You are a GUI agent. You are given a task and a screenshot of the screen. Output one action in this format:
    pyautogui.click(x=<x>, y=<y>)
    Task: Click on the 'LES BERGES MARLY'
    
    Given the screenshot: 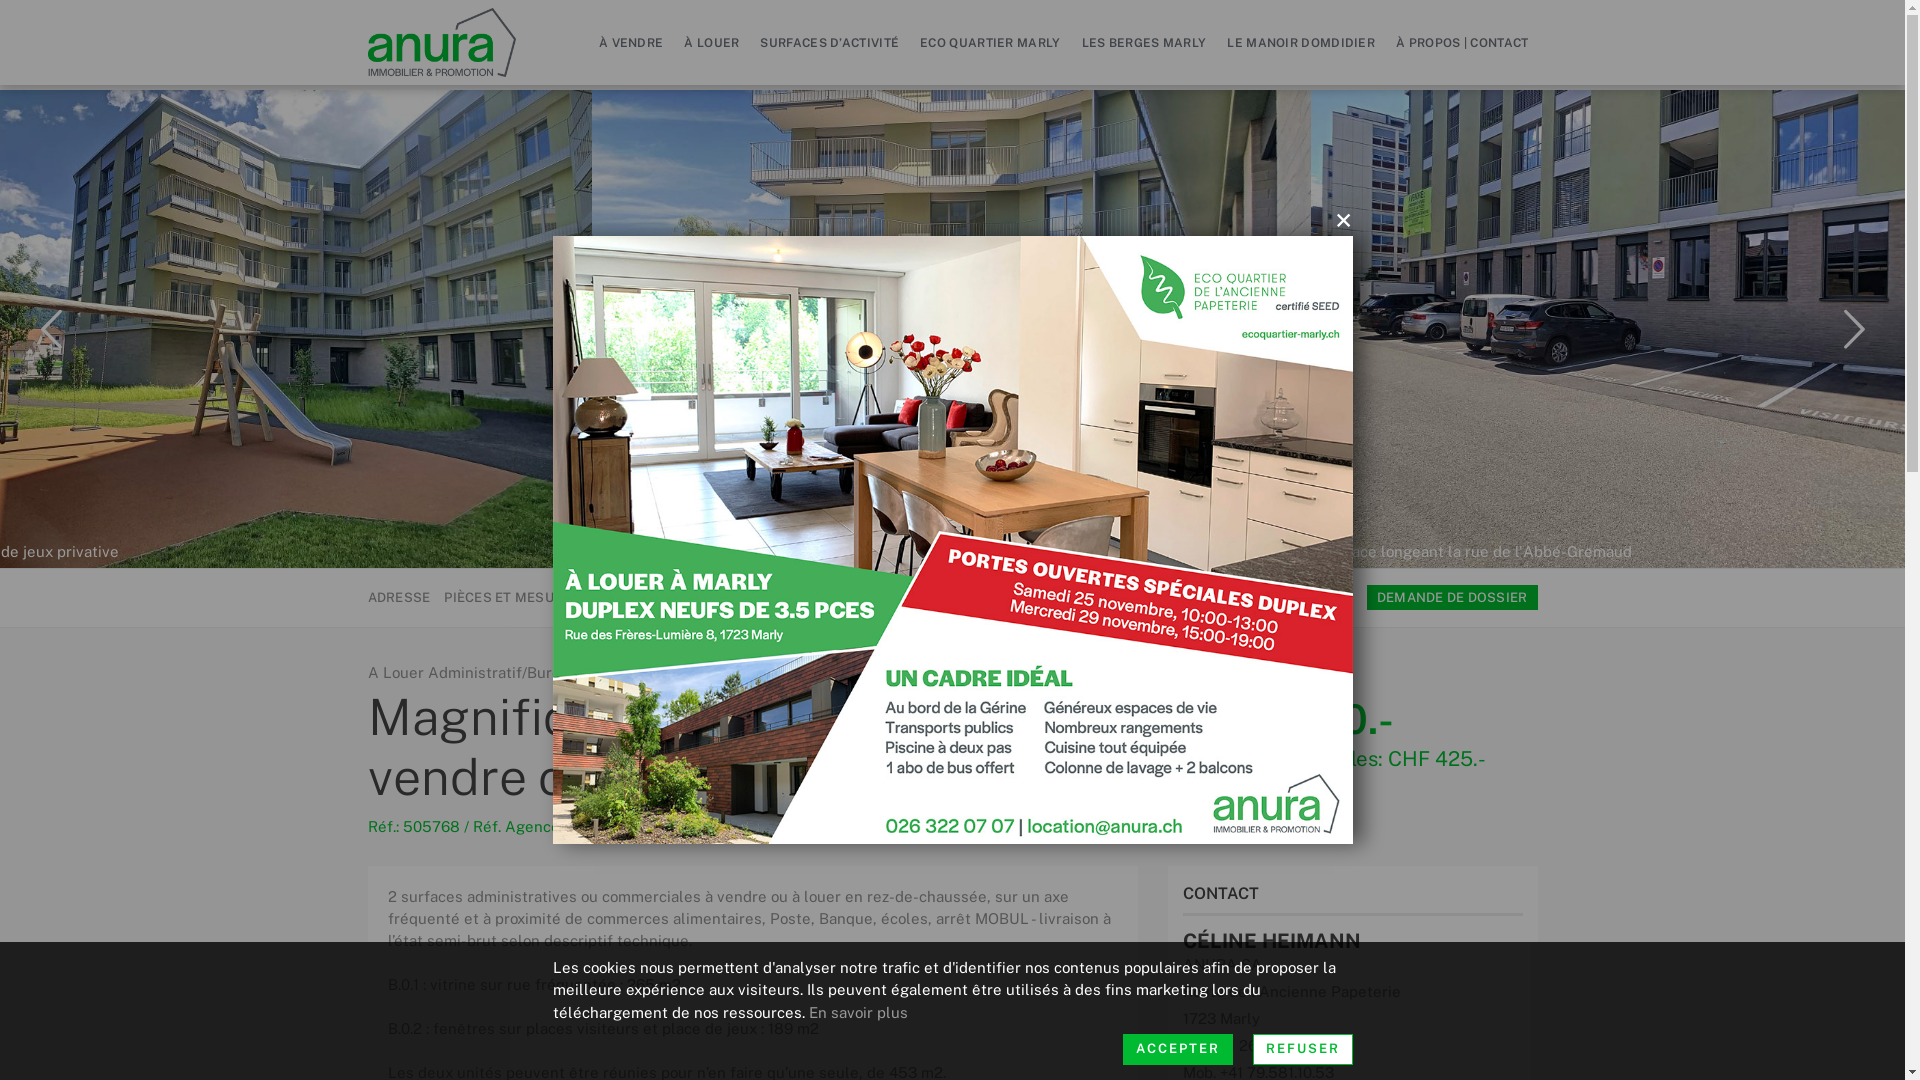 What is the action you would take?
    pyautogui.click(x=1144, y=42)
    